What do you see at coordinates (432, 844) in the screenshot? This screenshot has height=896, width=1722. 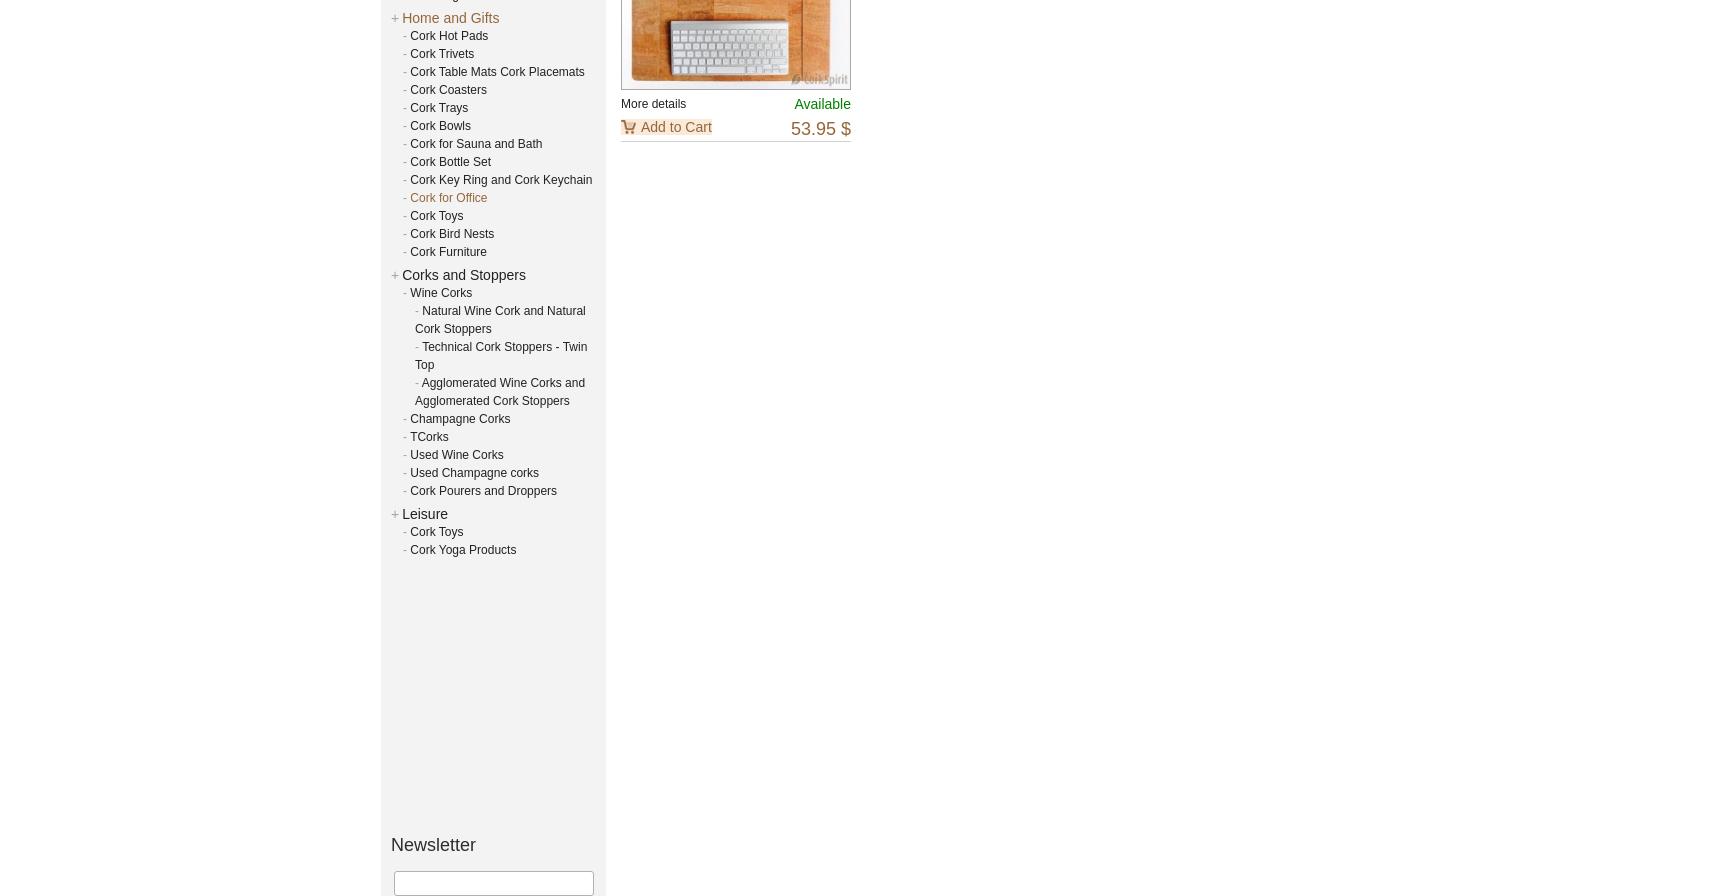 I see `'Newsletter'` at bounding box center [432, 844].